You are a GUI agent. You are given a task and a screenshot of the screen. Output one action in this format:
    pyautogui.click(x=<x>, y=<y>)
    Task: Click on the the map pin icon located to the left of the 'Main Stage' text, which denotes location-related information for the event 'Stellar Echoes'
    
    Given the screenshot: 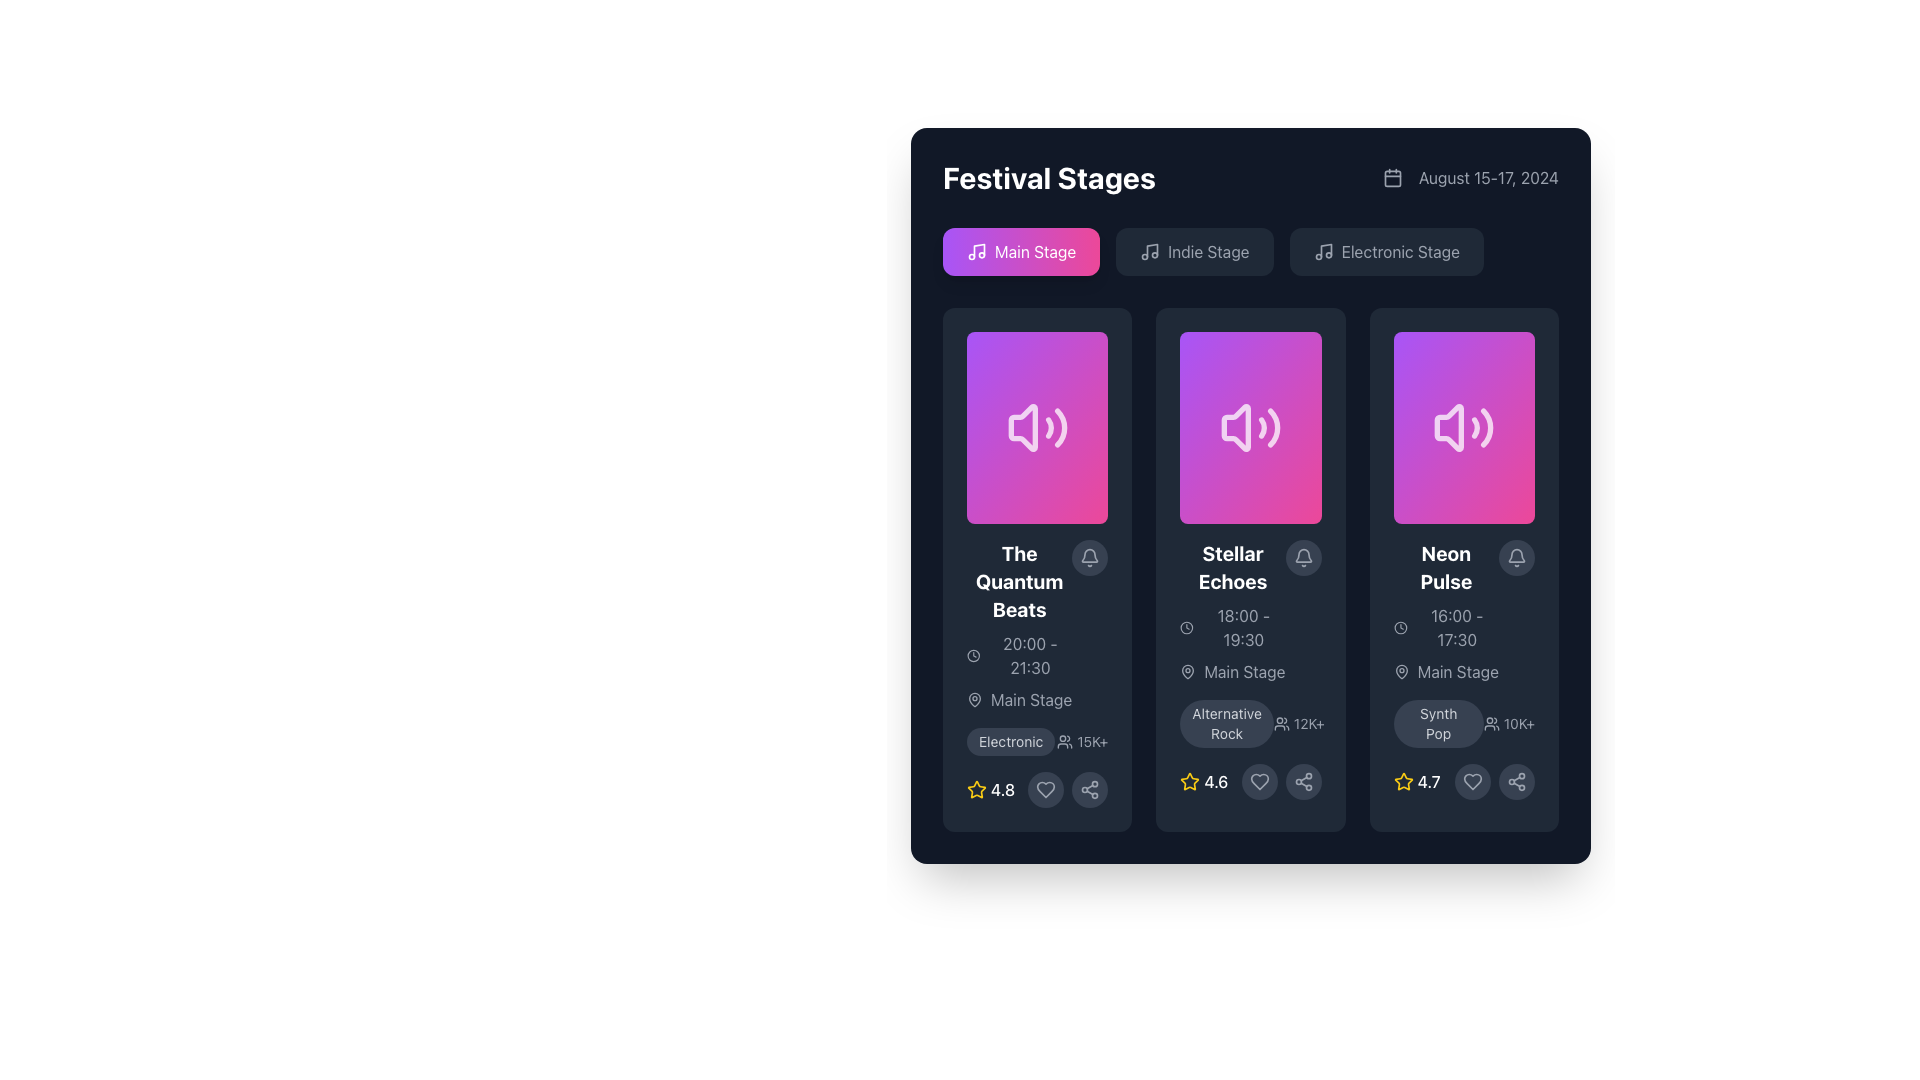 What is the action you would take?
    pyautogui.click(x=1188, y=671)
    